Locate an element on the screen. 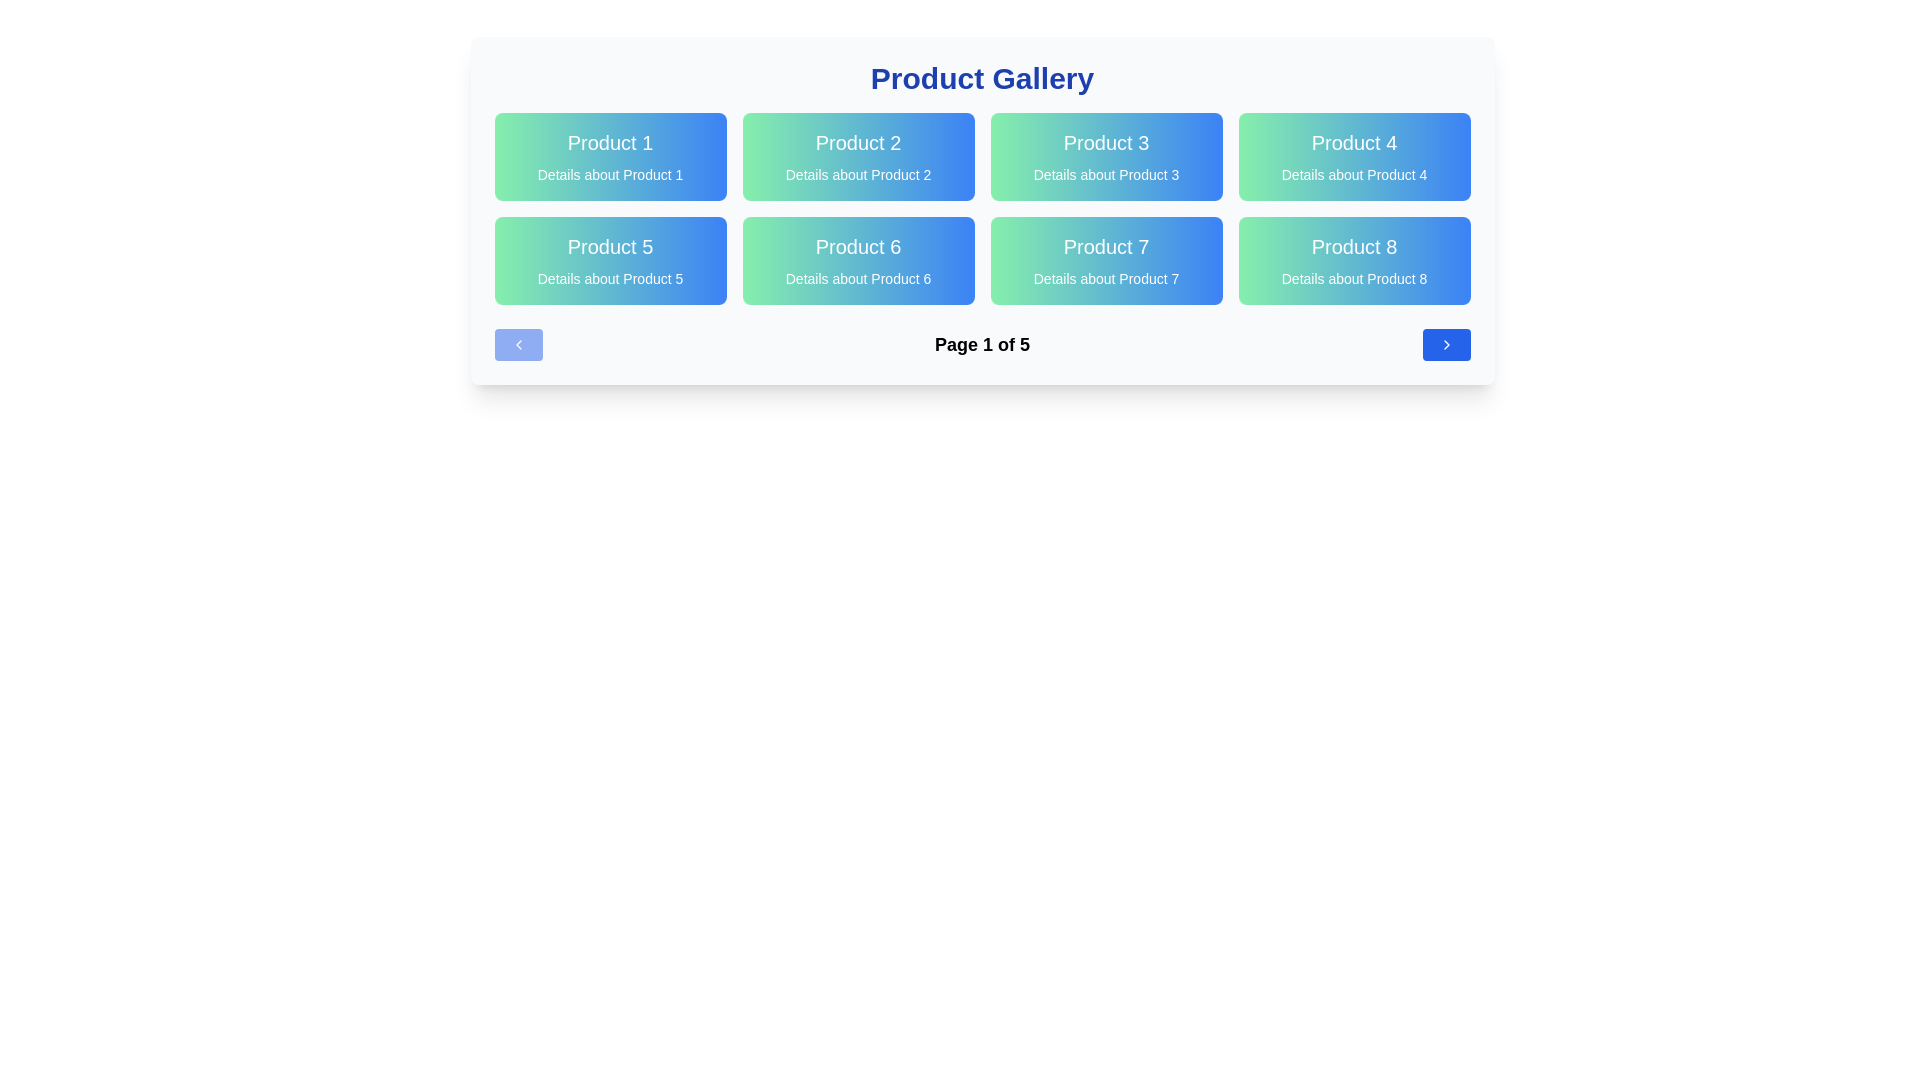 Image resolution: width=1920 pixels, height=1080 pixels. the 'Product 8' card, which is the last element in the grid with a gradient background and text indicating 'Product 8' is located at coordinates (1354, 260).